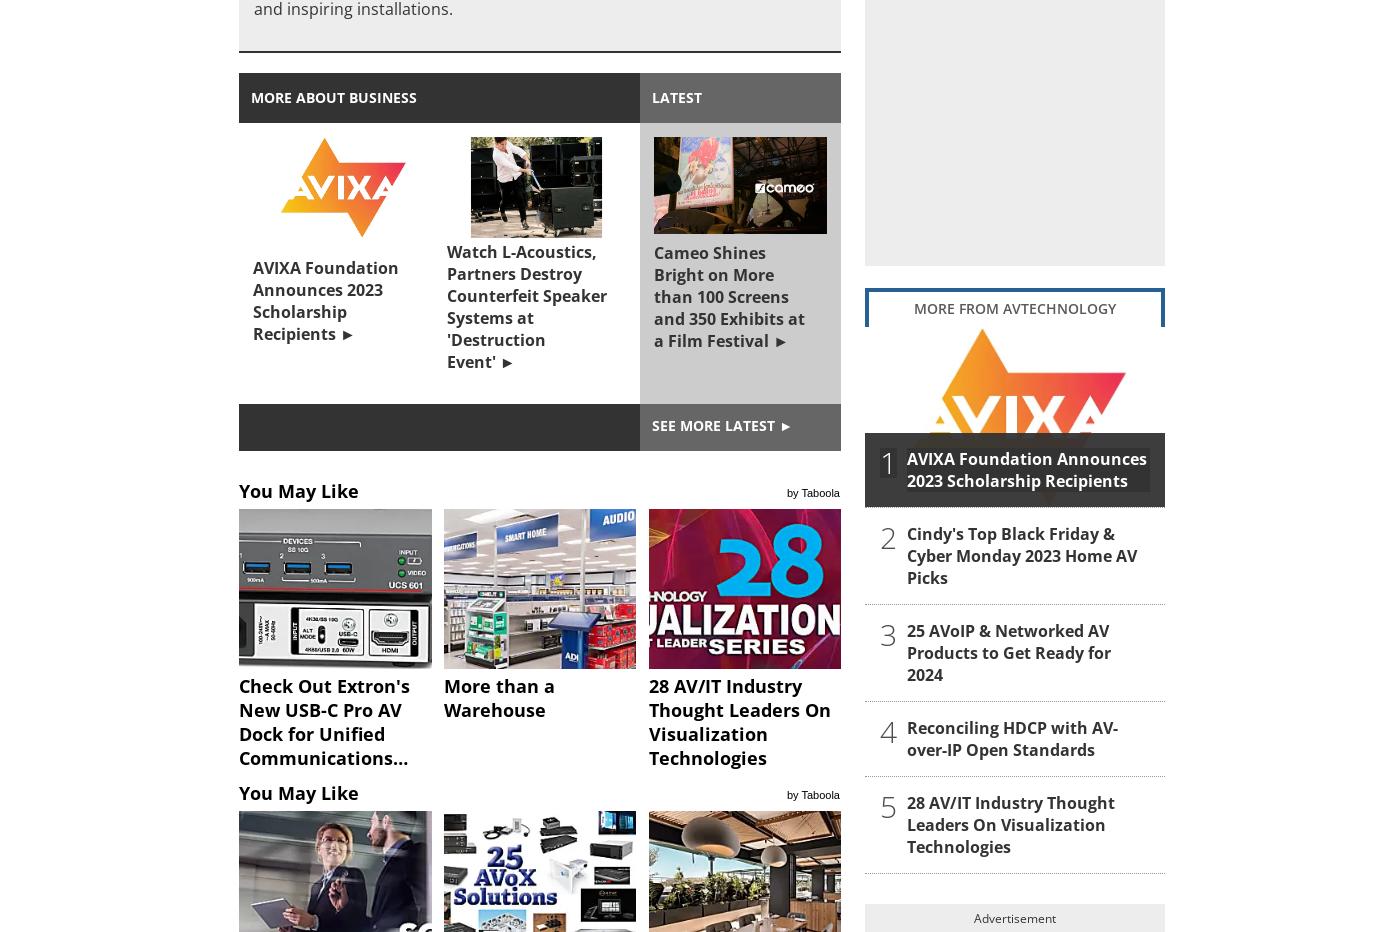 The image size is (1400, 932). What do you see at coordinates (887, 632) in the screenshot?
I see `'3'` at bounding box center [887, 632].